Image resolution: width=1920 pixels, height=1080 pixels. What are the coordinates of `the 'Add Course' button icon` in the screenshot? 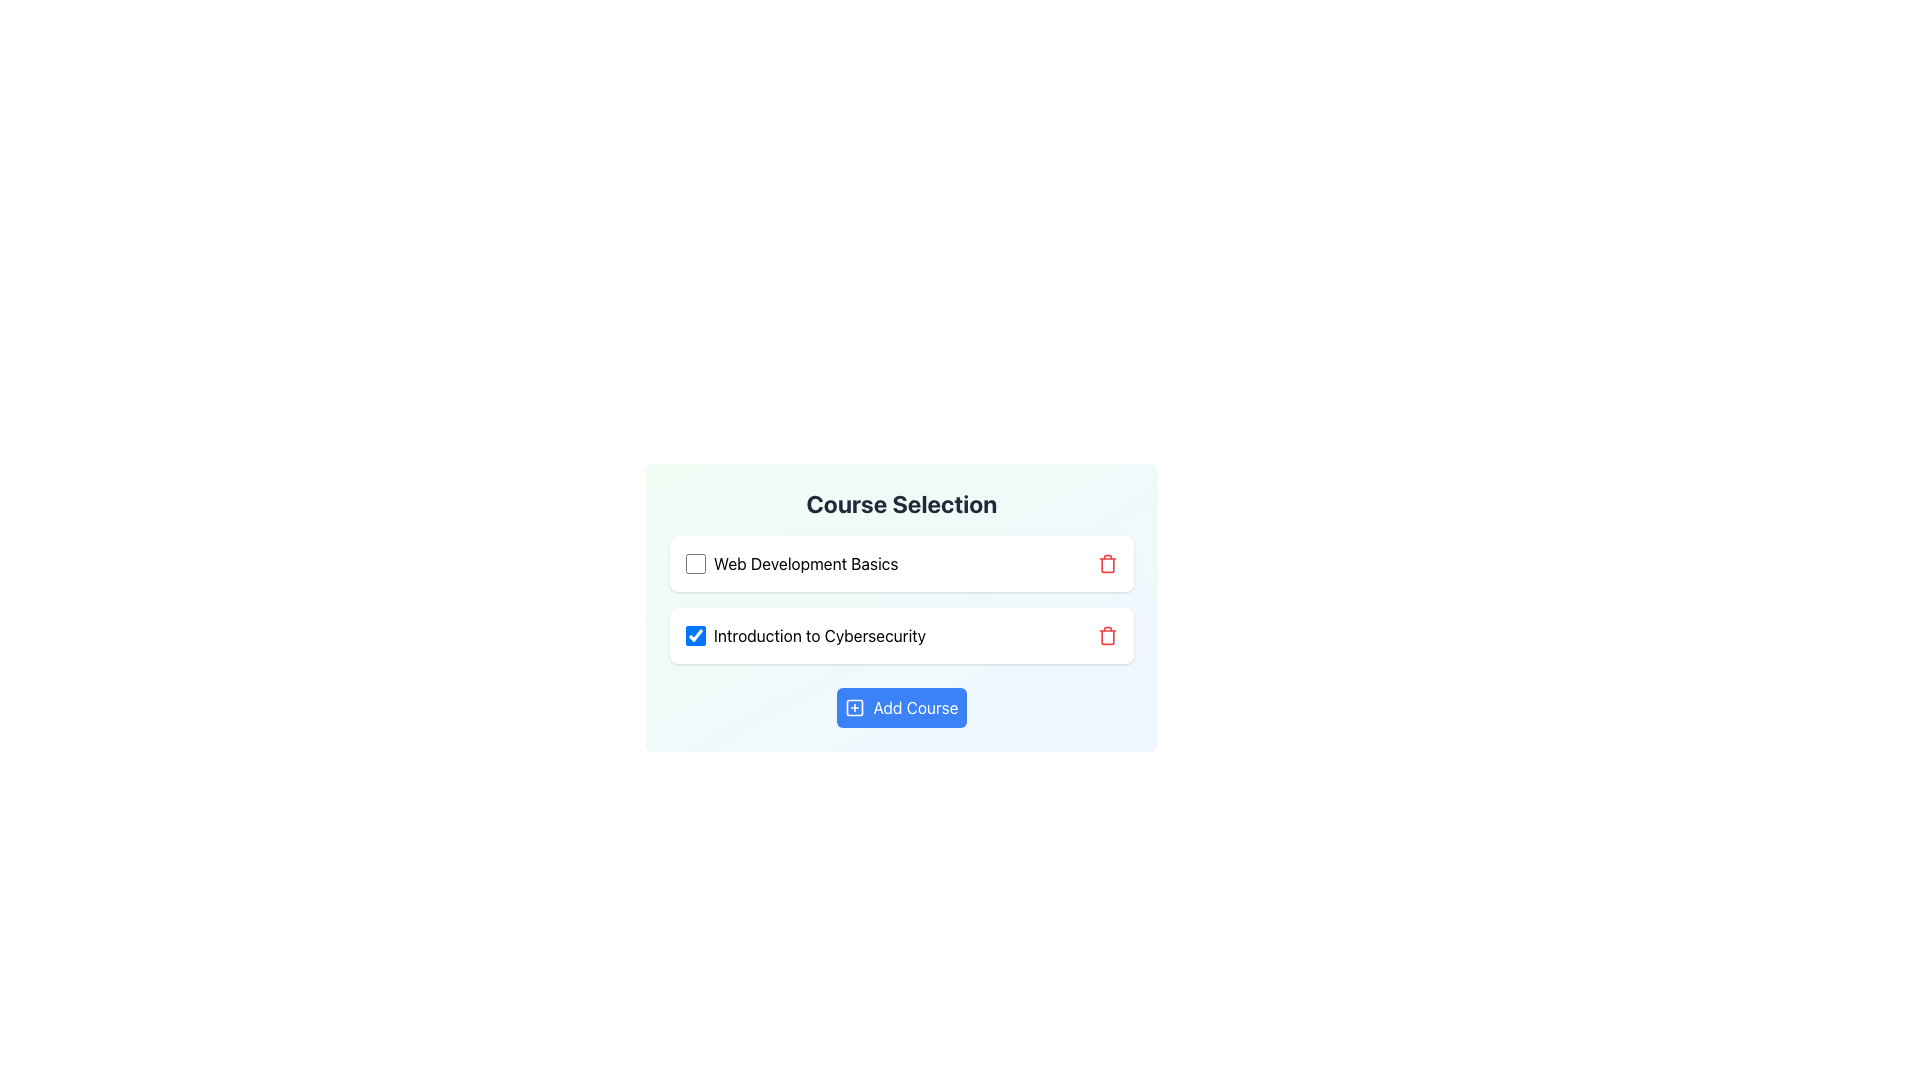 It's located at (855, 707).